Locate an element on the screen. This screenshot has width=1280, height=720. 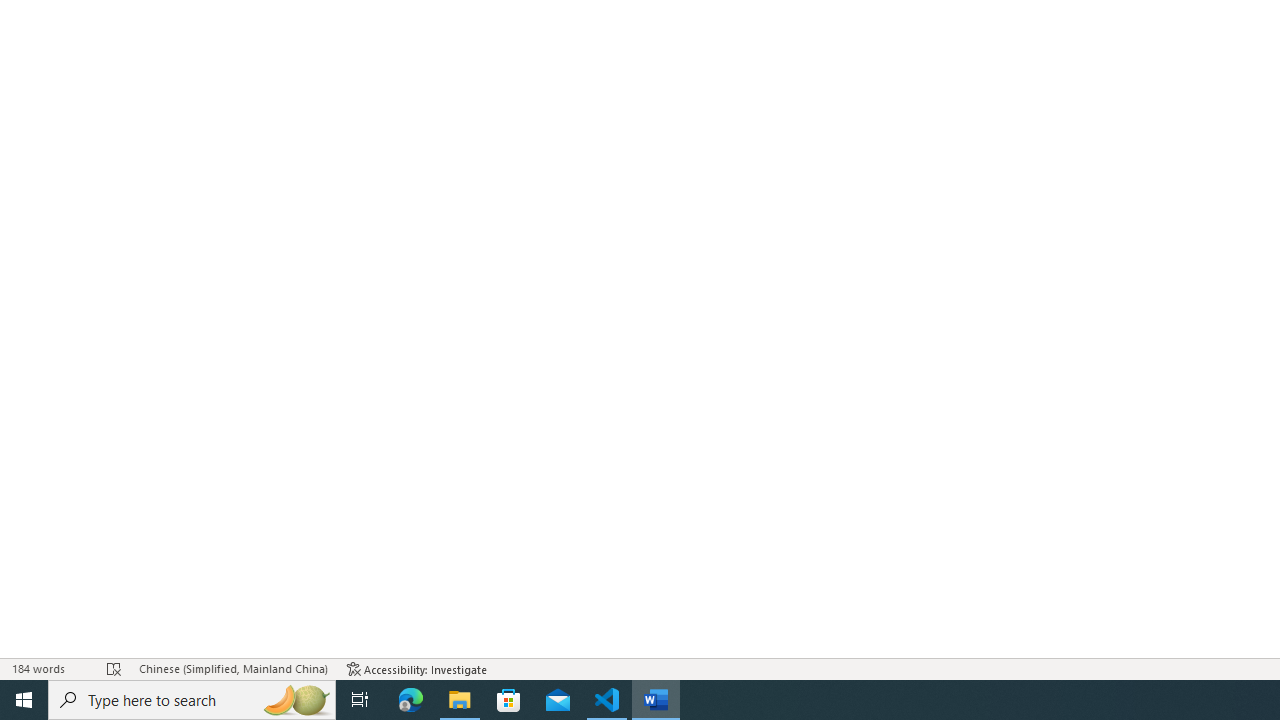
'Language Chinese (Simplified, Mainland China)' is located at coordinates (232, 669).